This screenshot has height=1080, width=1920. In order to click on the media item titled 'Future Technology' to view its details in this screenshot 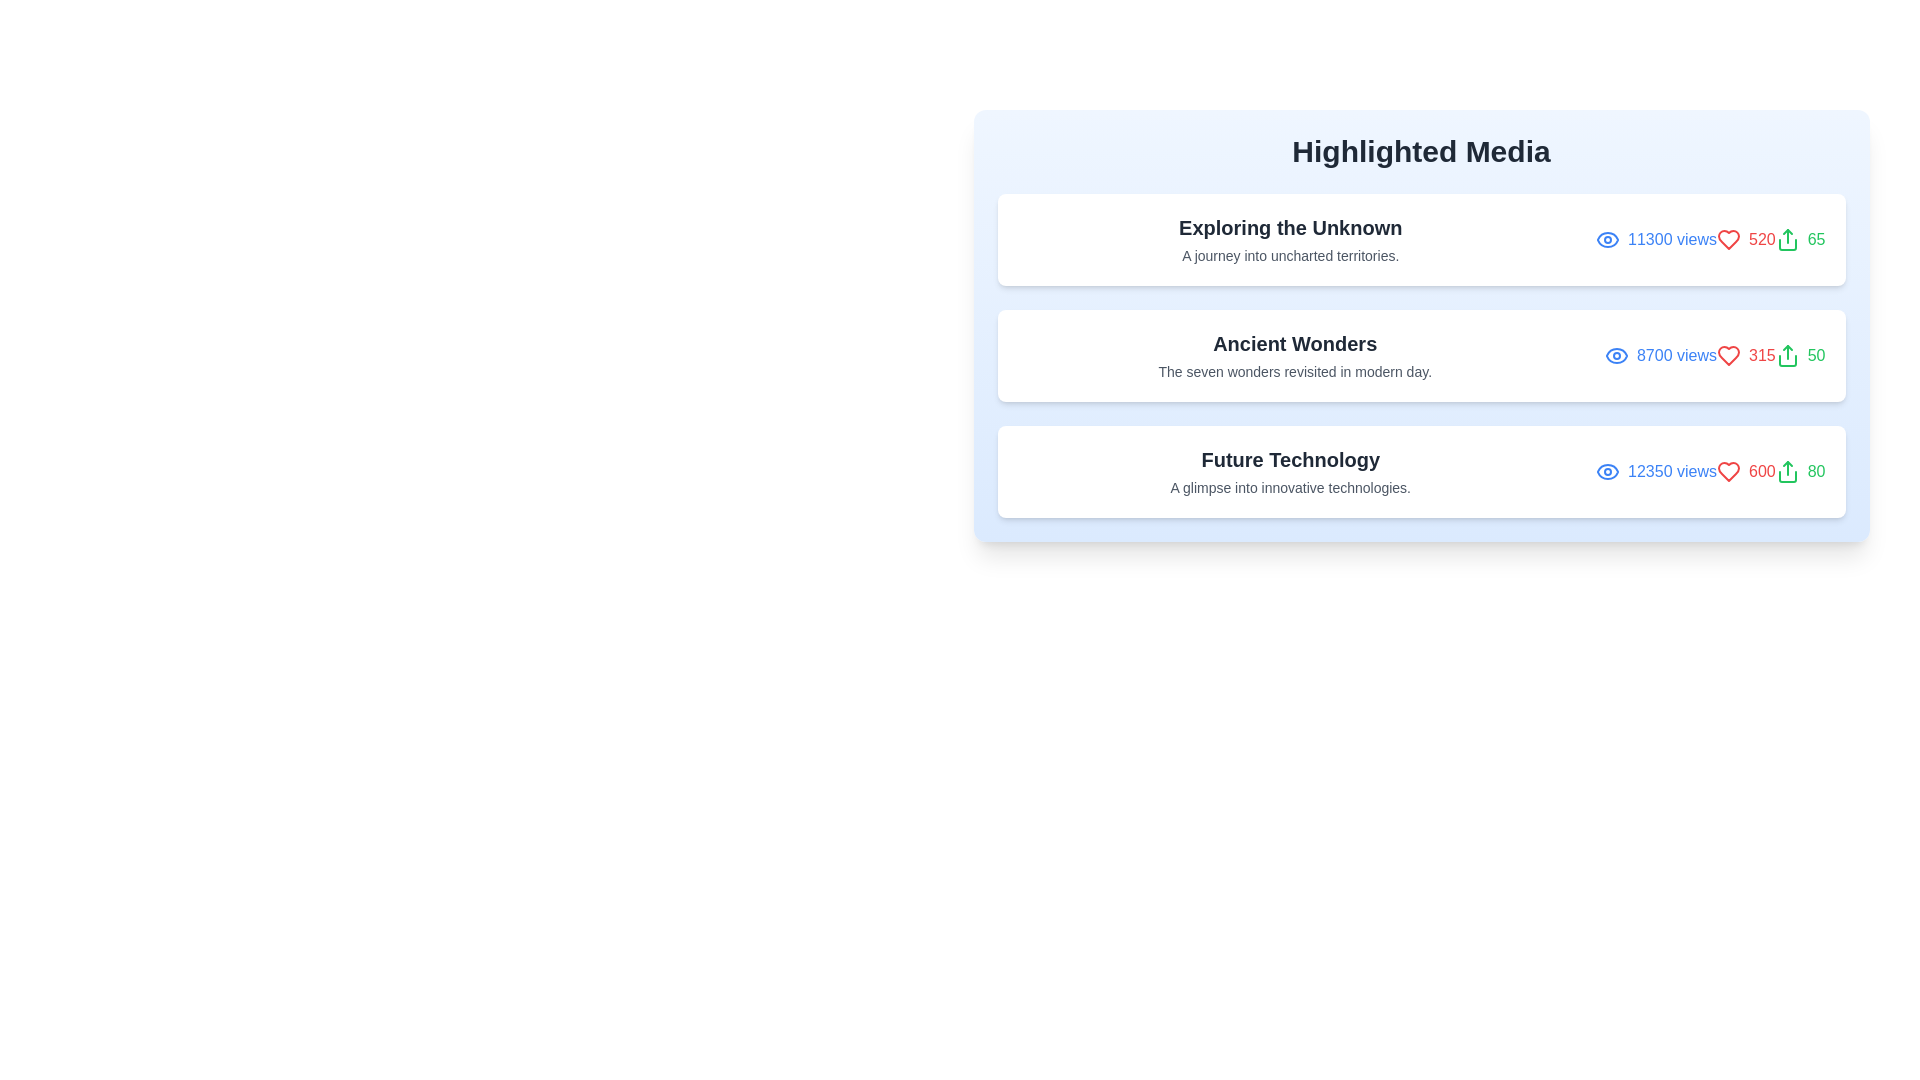, I will do `click(1420, 471)`.